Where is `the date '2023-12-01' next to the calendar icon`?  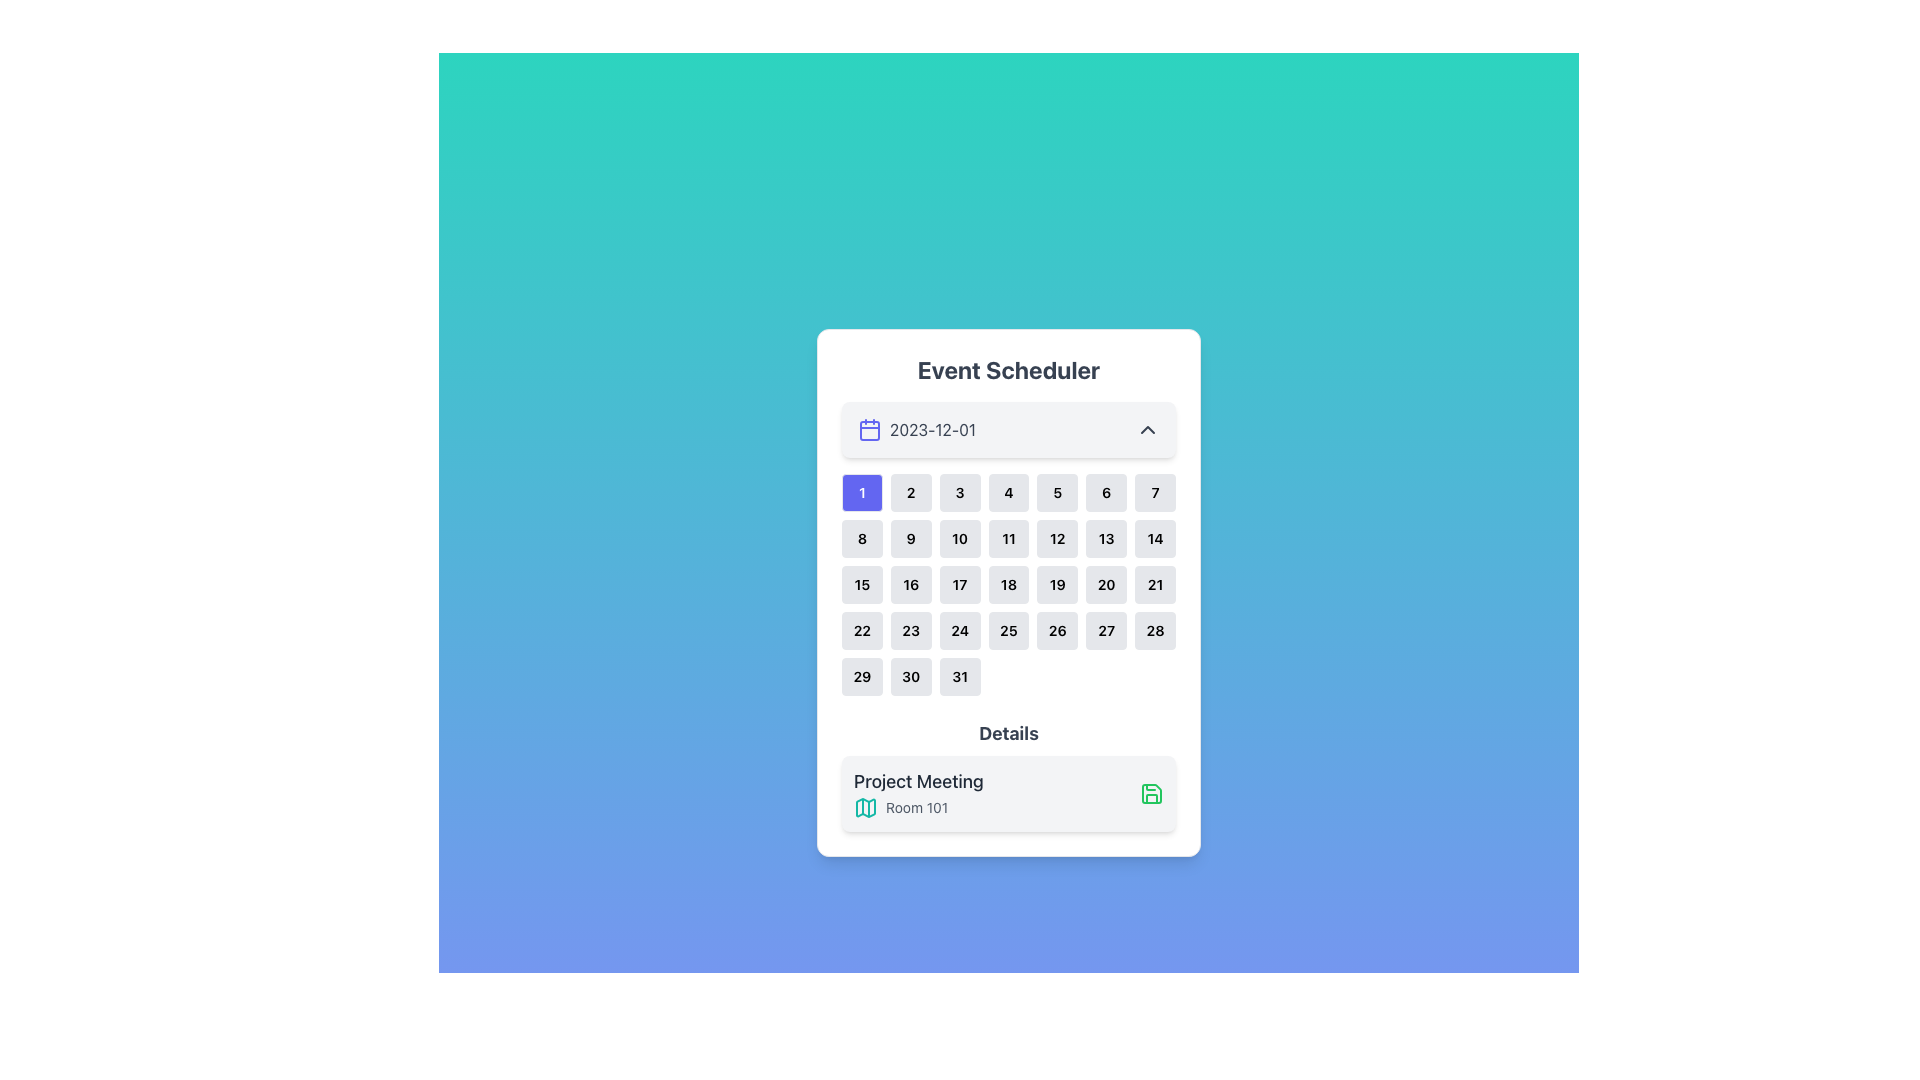
the date '2023-12-01' next to the calendar icon is located at coordinates (915, 428).